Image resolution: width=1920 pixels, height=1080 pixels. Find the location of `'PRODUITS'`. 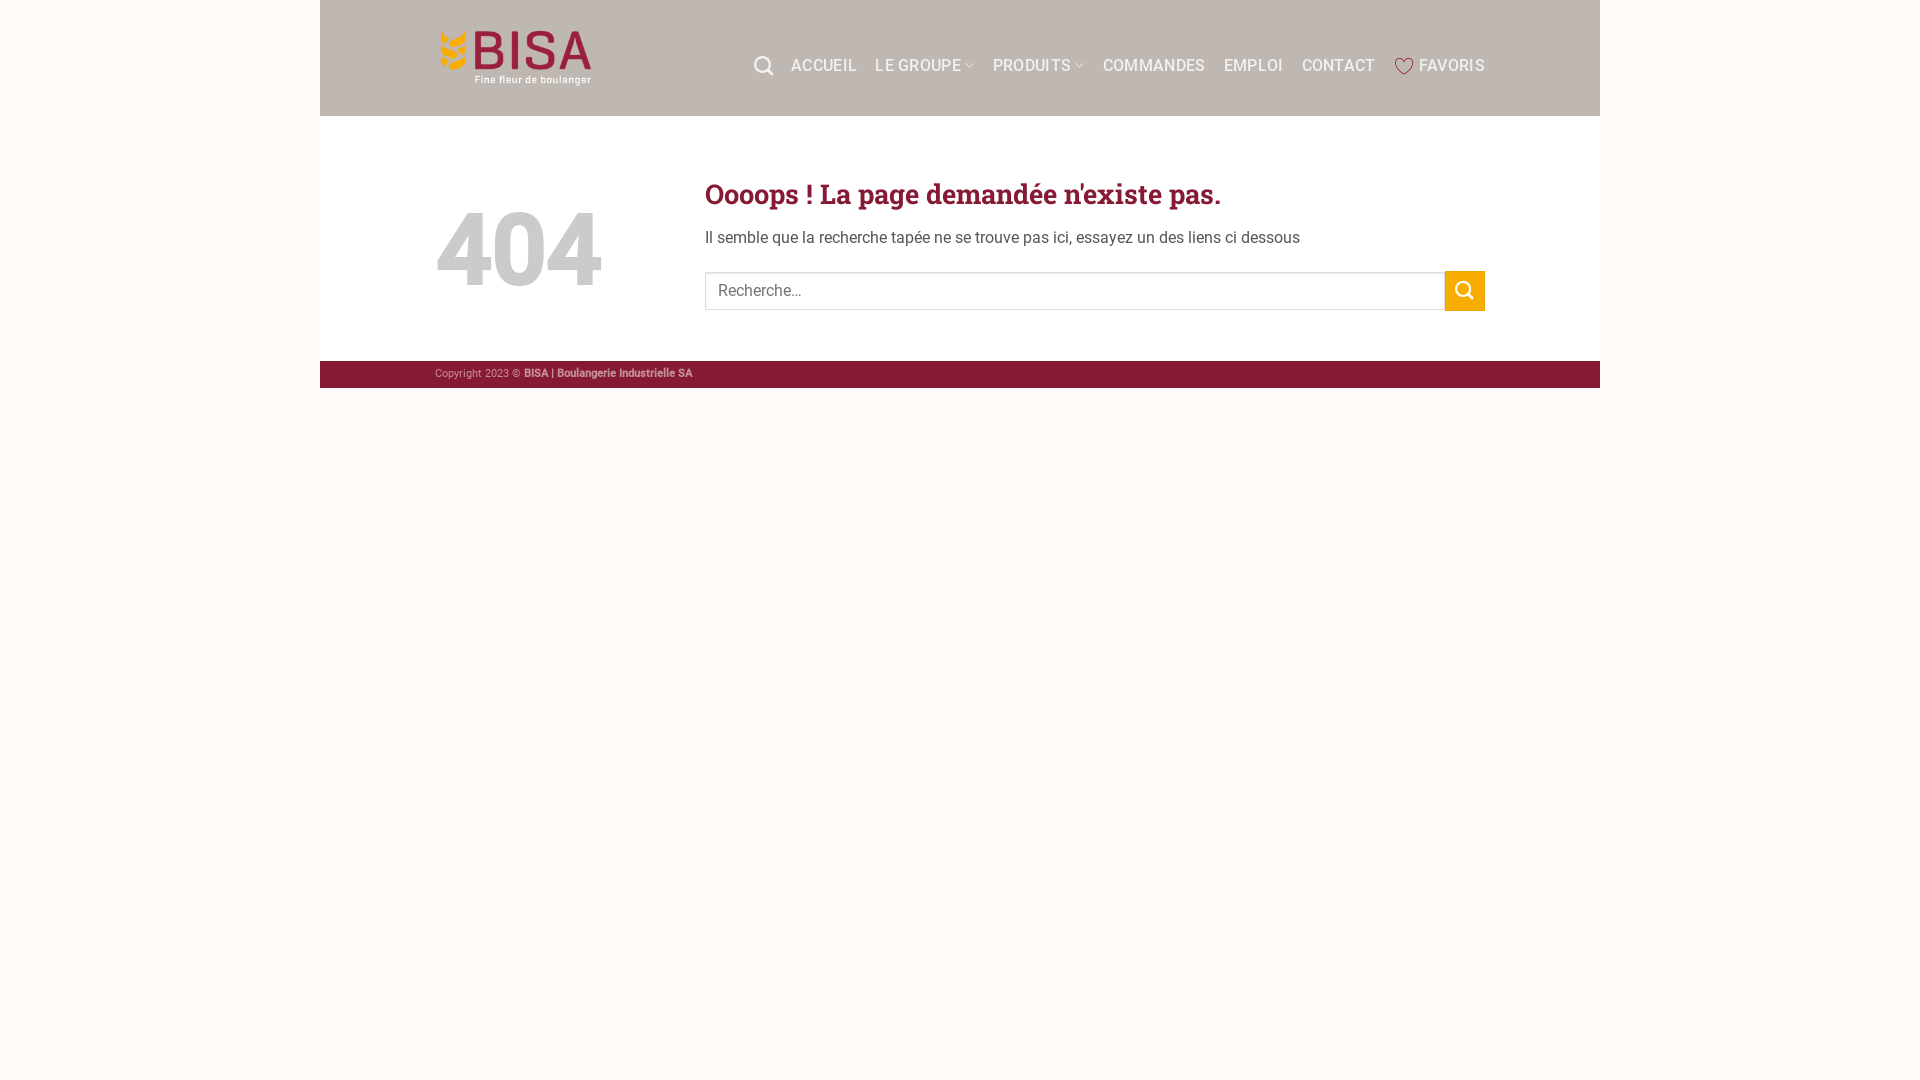

'PRODUITS' is located at coordinates (1038, 64).